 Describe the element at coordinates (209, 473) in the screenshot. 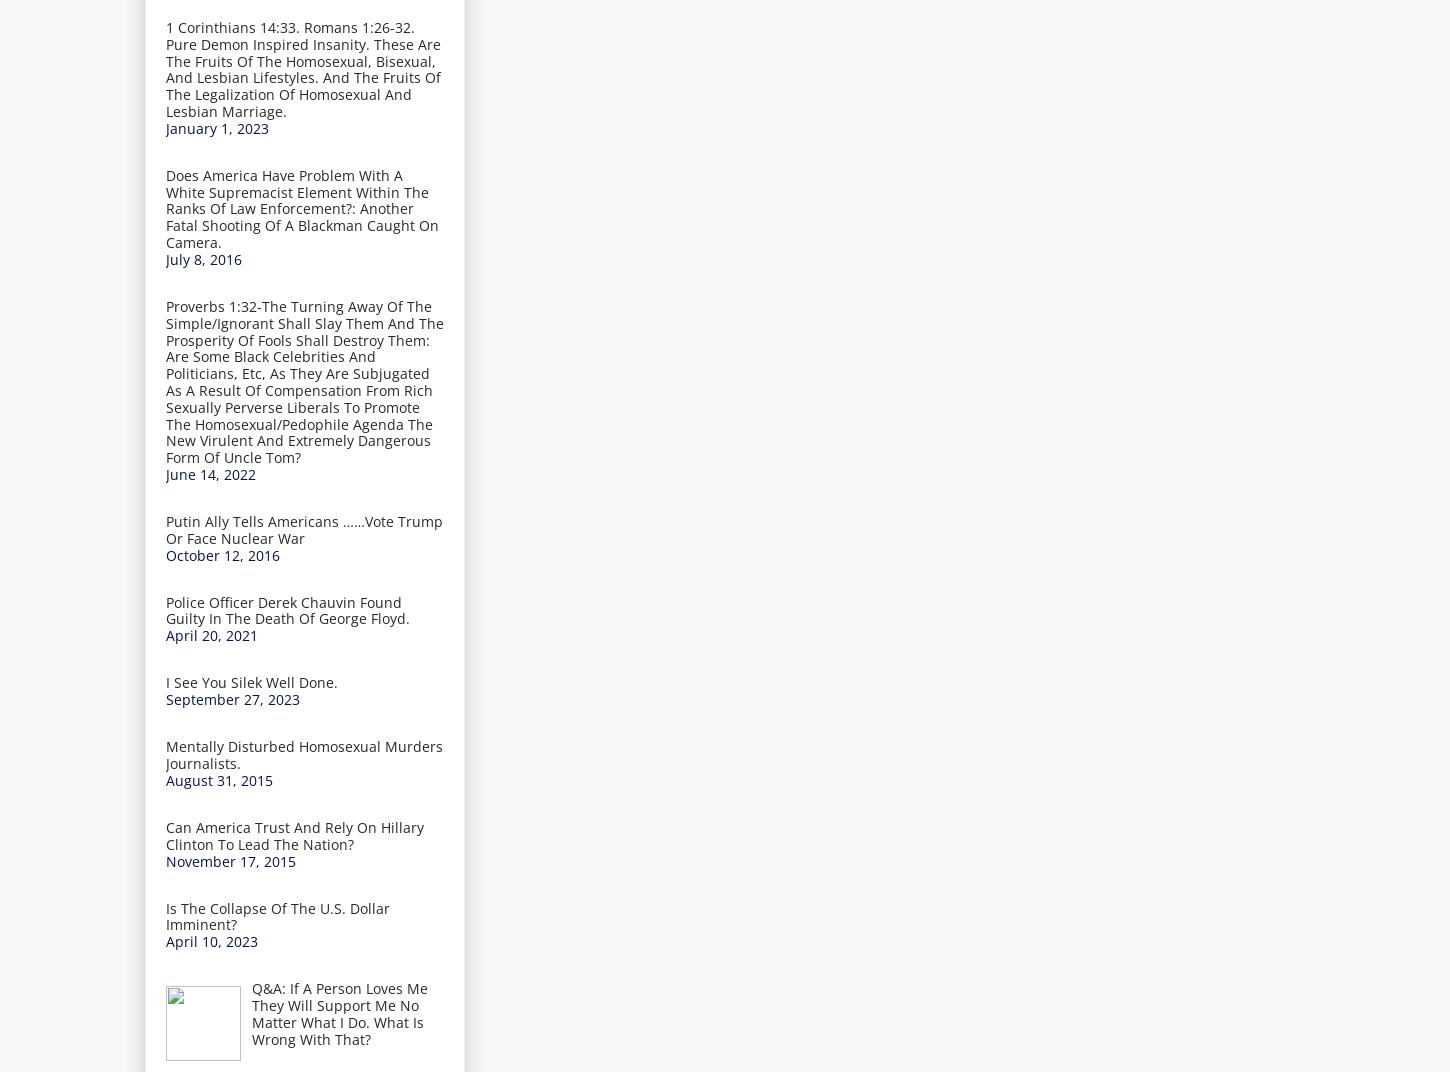

I see `'June 14, 2022'` at that location.